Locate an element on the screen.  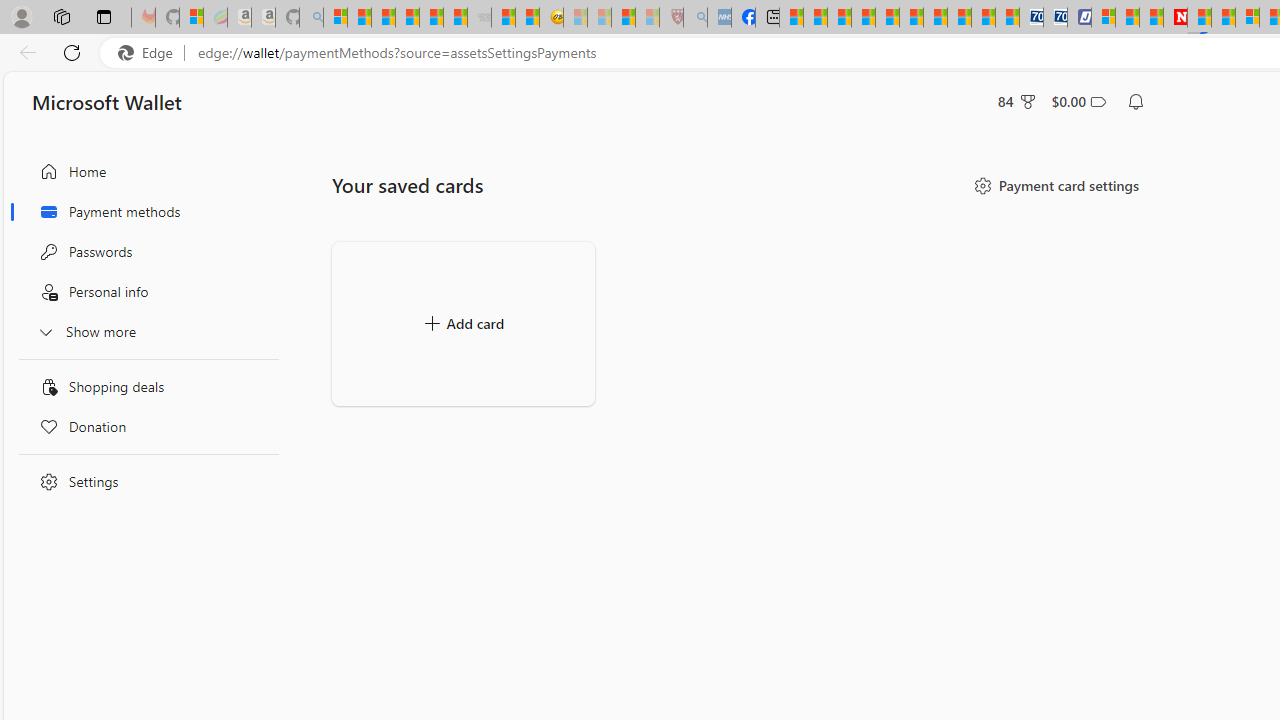
'Cheap Hotels - Save70.com' is located at coordinates (1055, 17).